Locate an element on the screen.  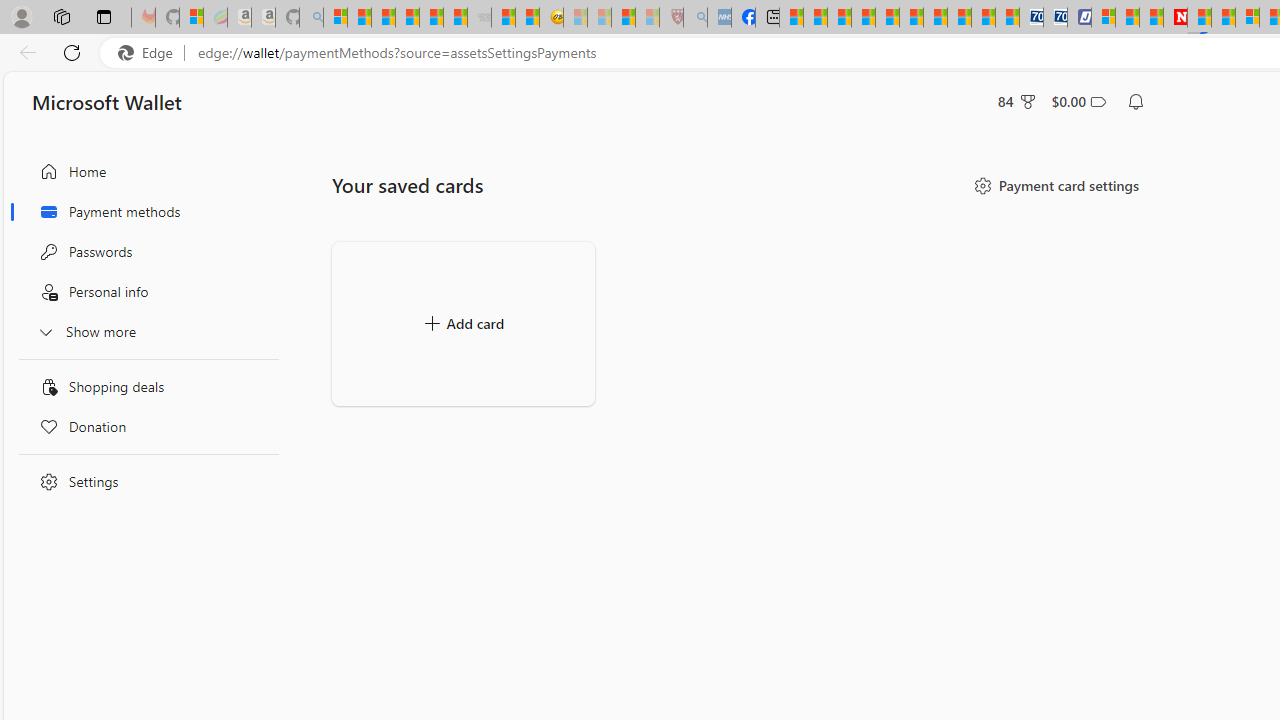
'Cheap Hotels - Save70.com' is located at coordinates (1055, 17).